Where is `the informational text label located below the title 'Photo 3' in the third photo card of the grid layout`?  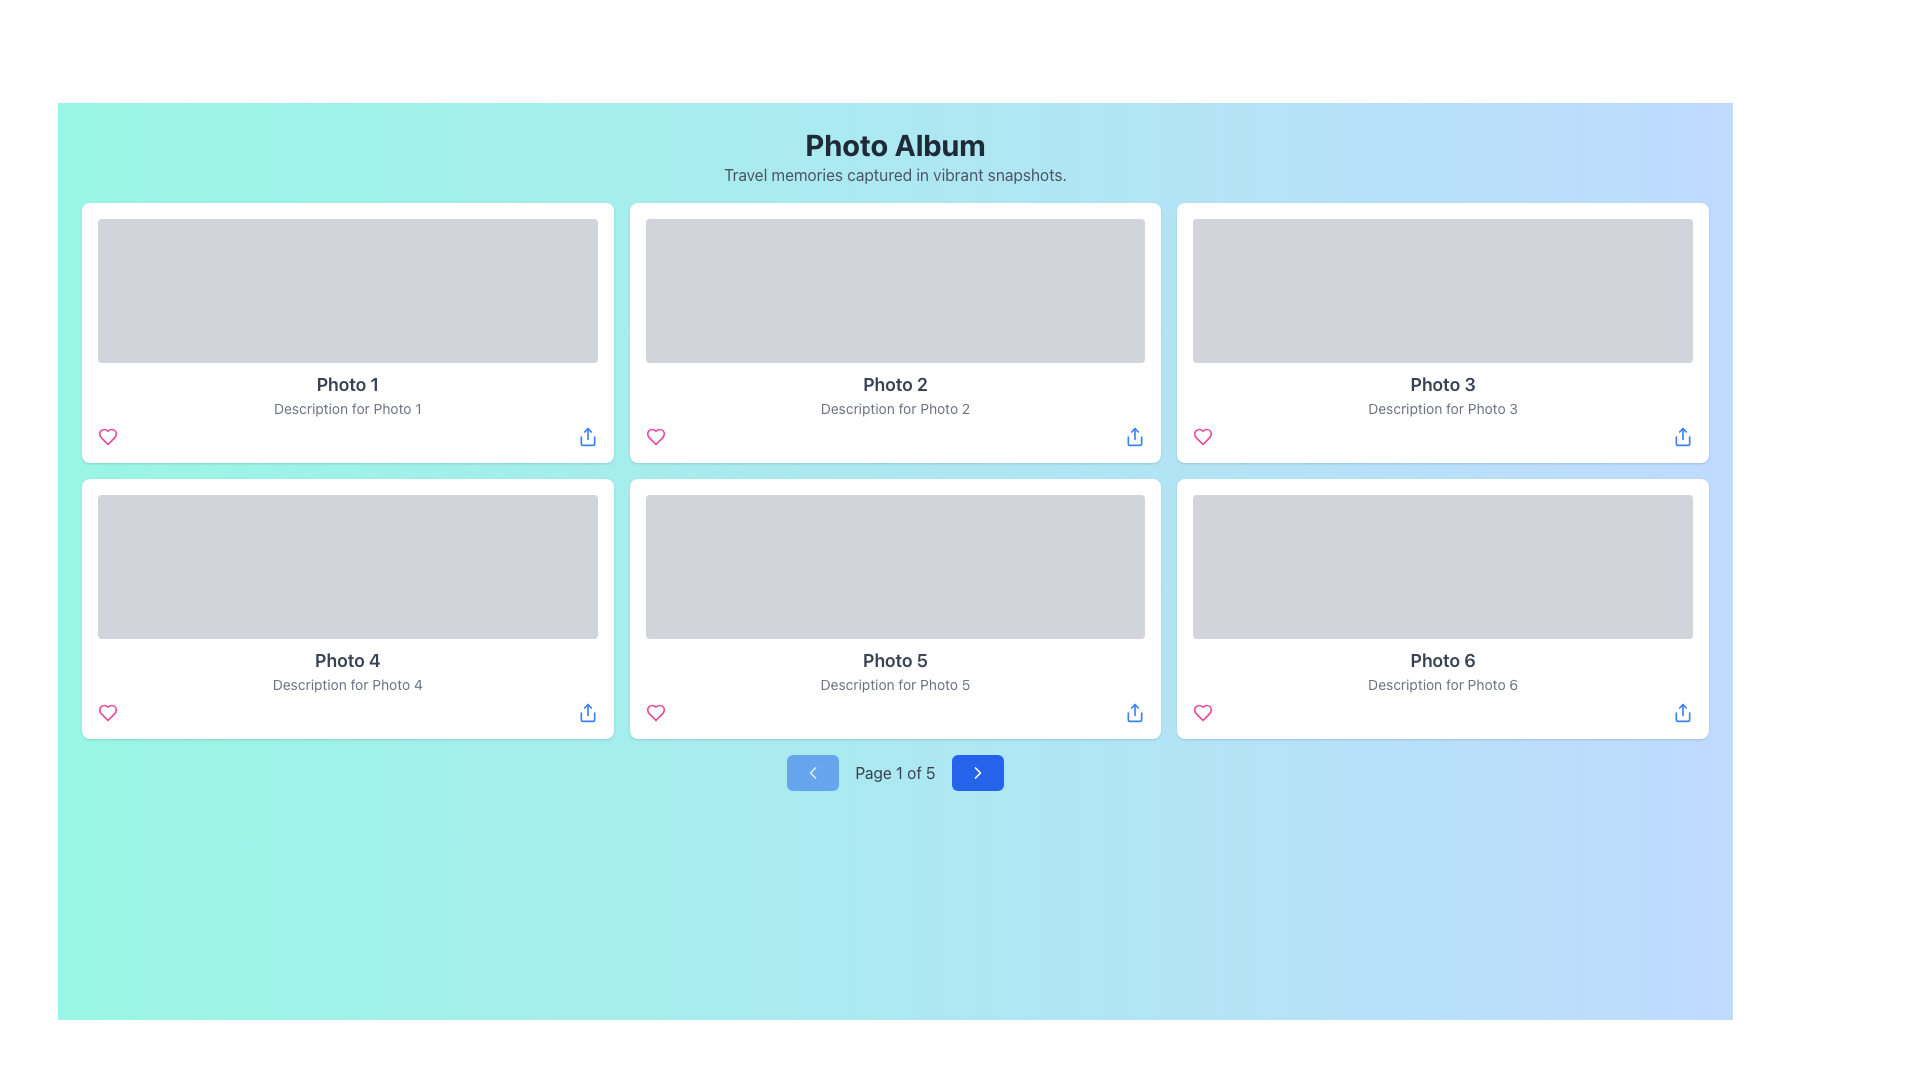
the informational text label located below the title 'Photo 3' in the third photo card of the grid layout is located at coordinates (1443, 407).